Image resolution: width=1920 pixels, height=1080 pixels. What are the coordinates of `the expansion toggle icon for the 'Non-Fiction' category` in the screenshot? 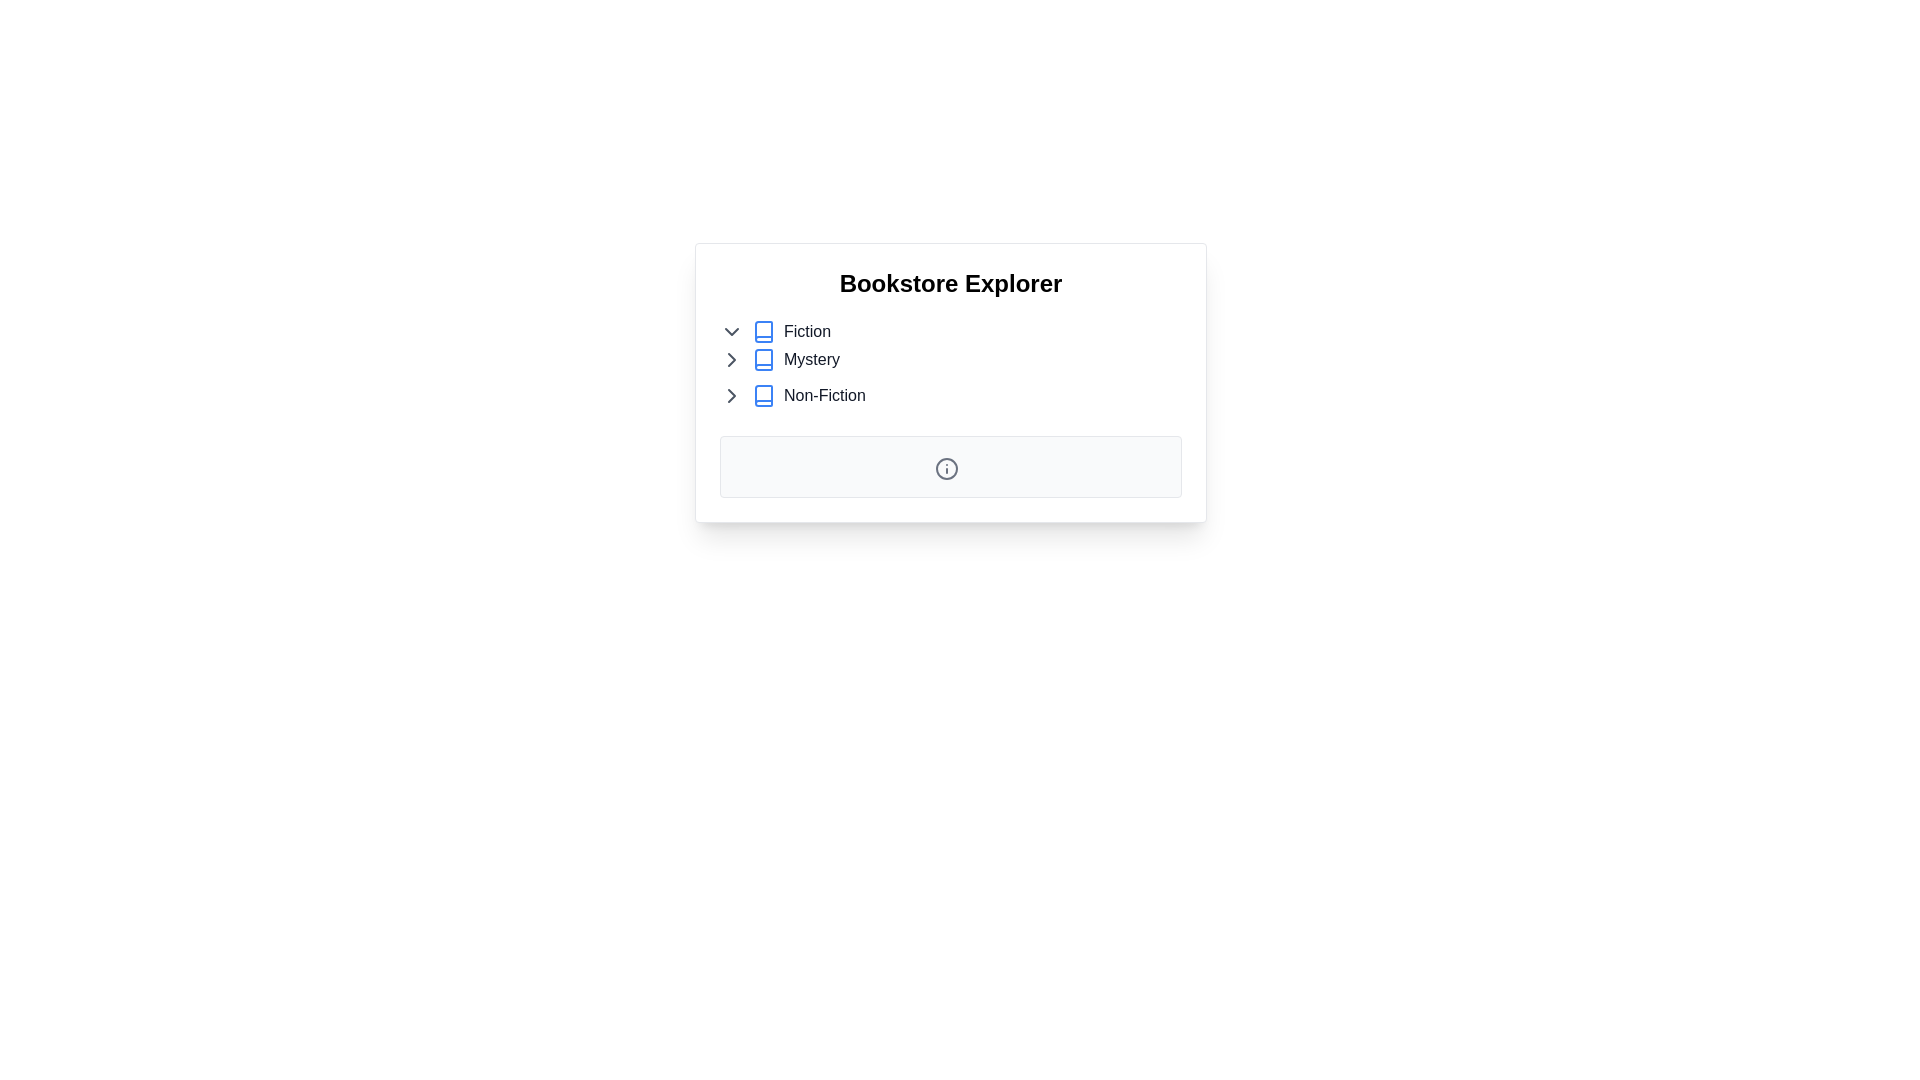 It's located at (730, 396).